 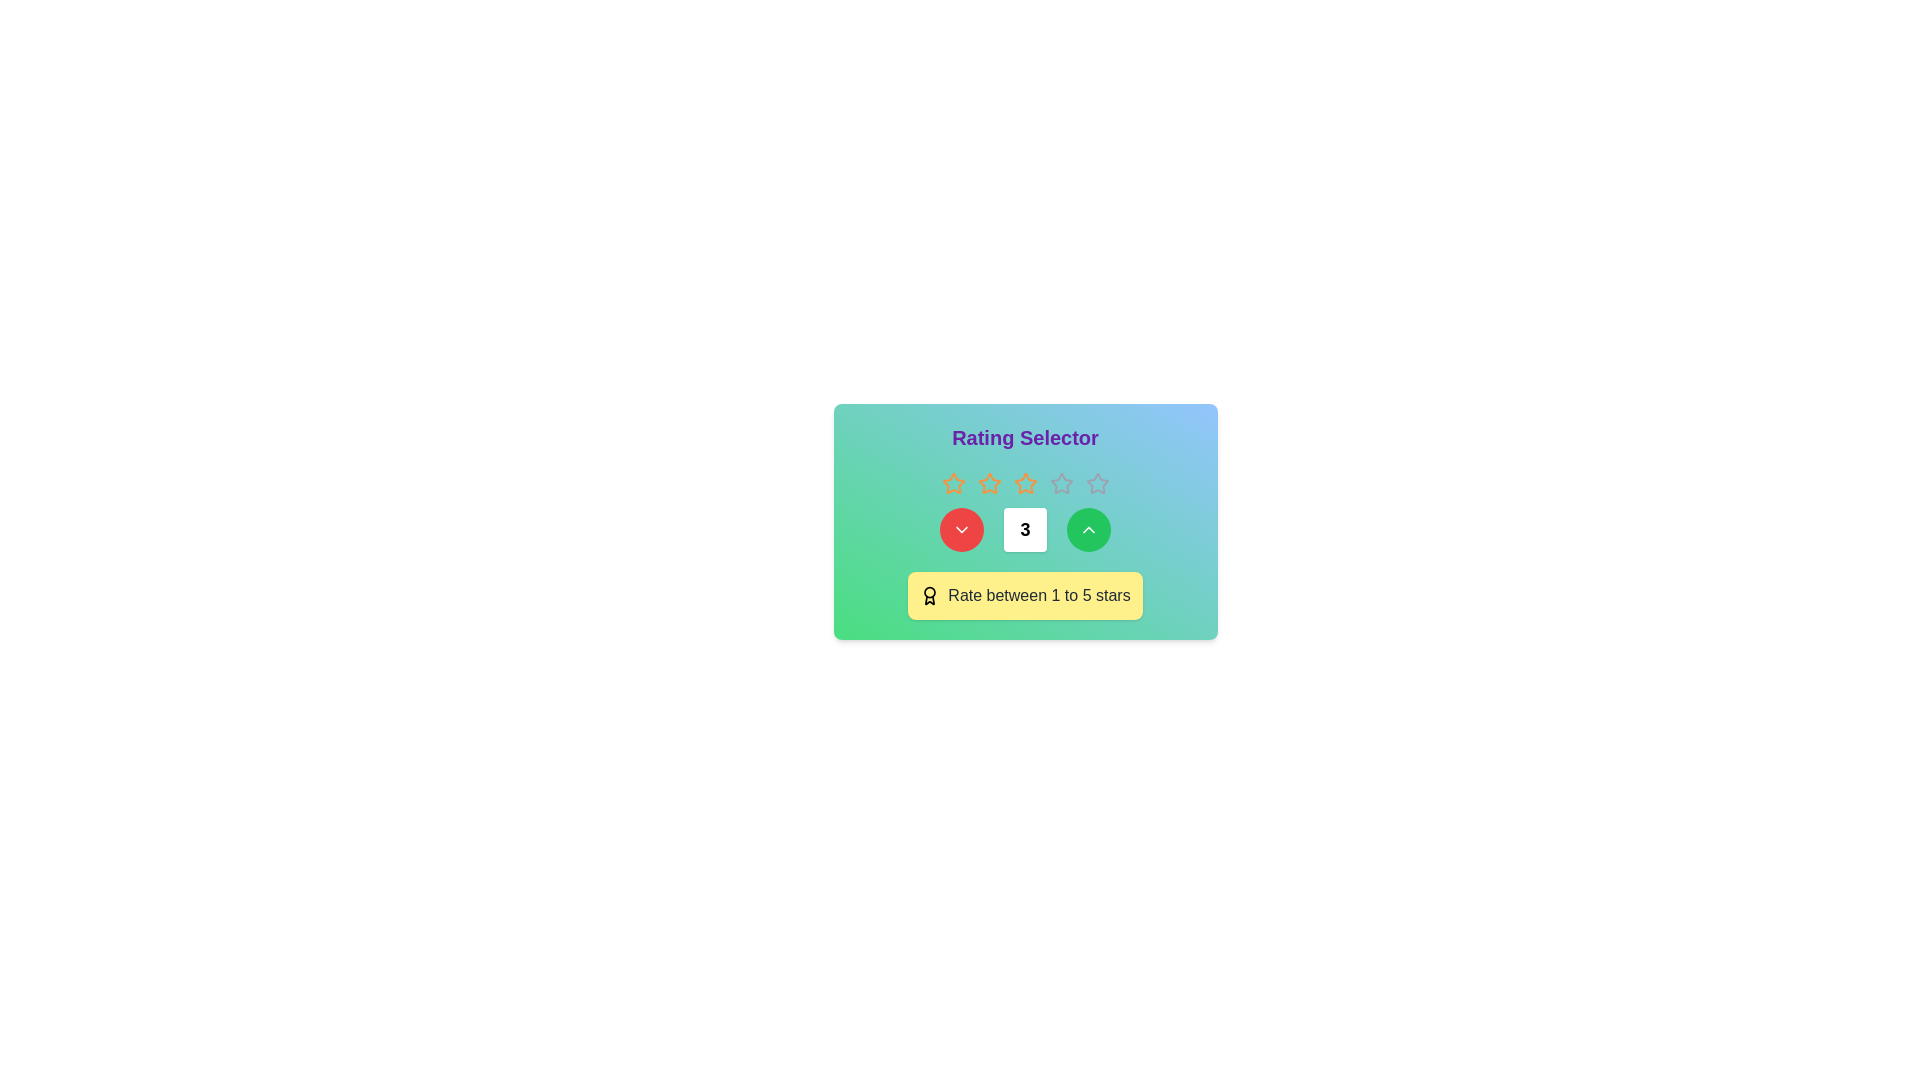 What do you see at coordinates (1096, 483) in the screenshot?
I see `the fifth star icon in the horizontal sequence at the top center of the rating interface` at bounding box center [1096, 483].